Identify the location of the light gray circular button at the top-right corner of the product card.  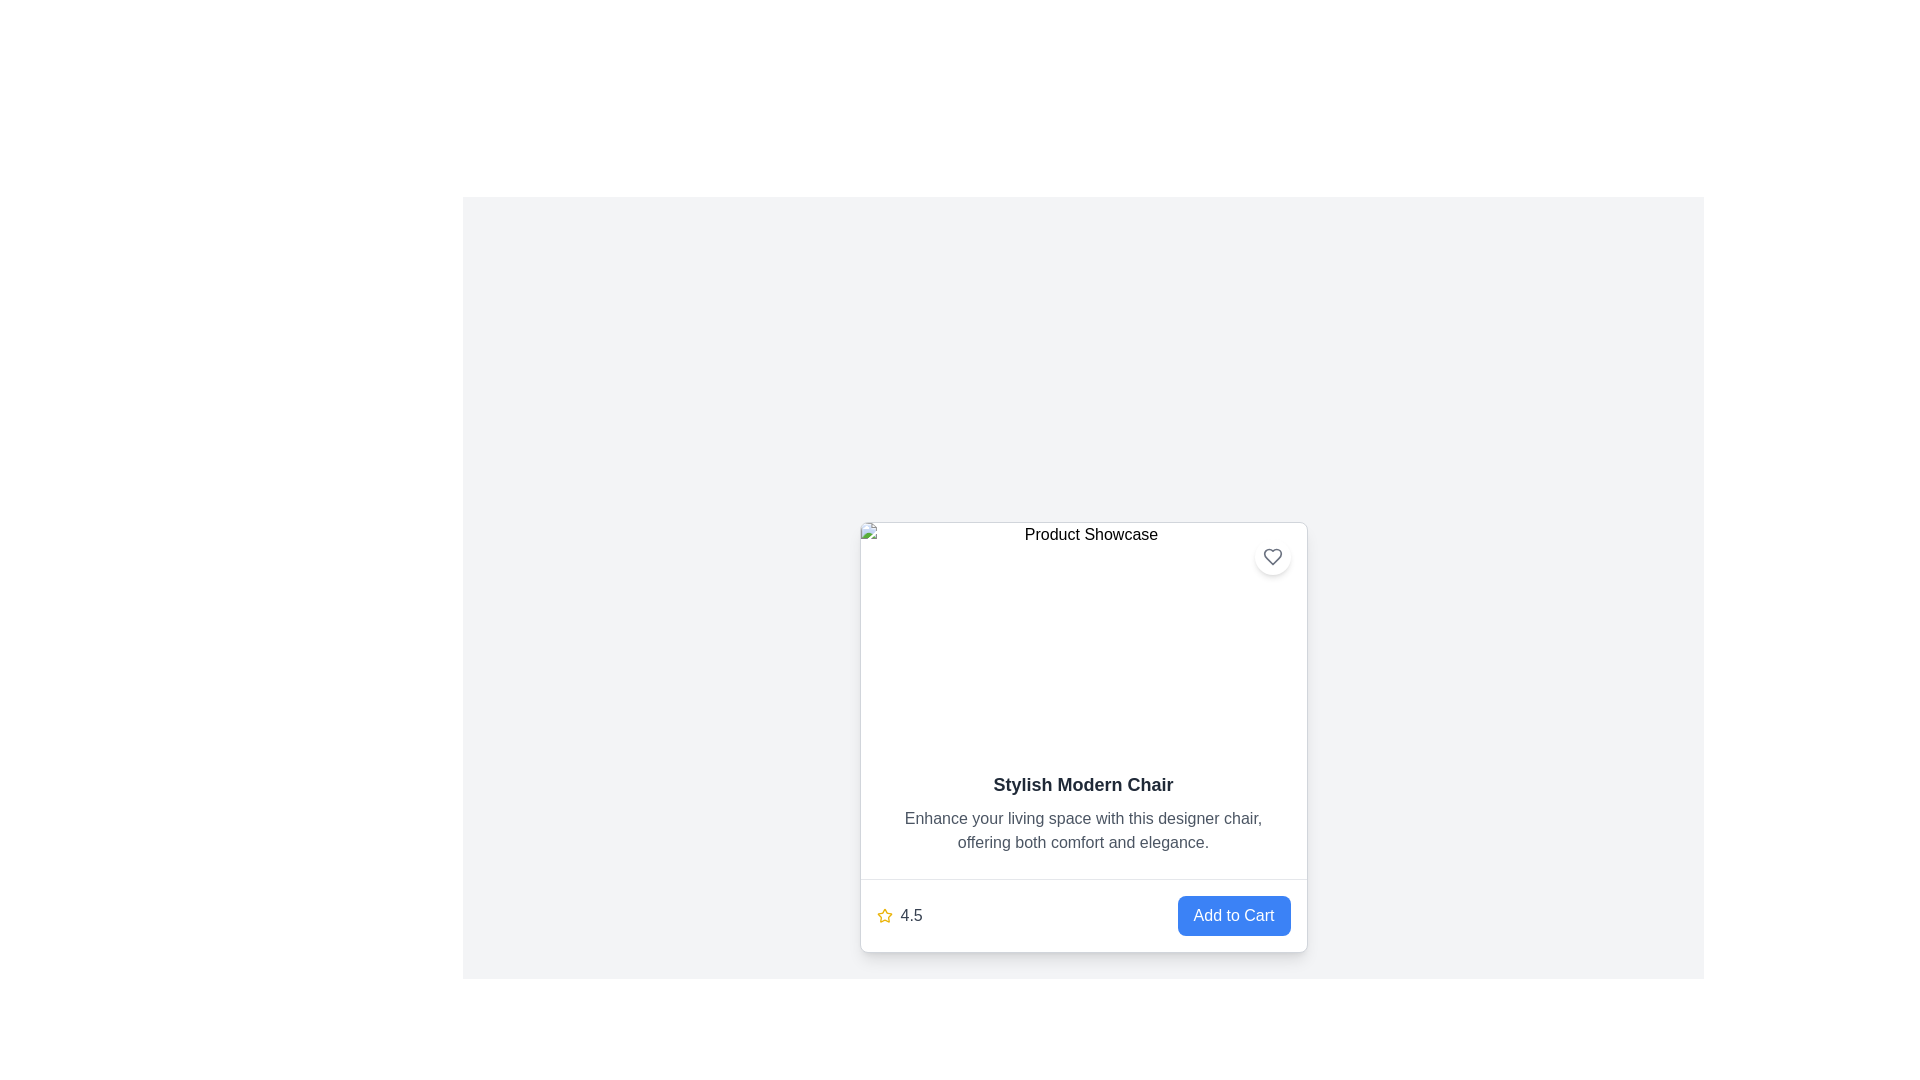
(1271, 556).